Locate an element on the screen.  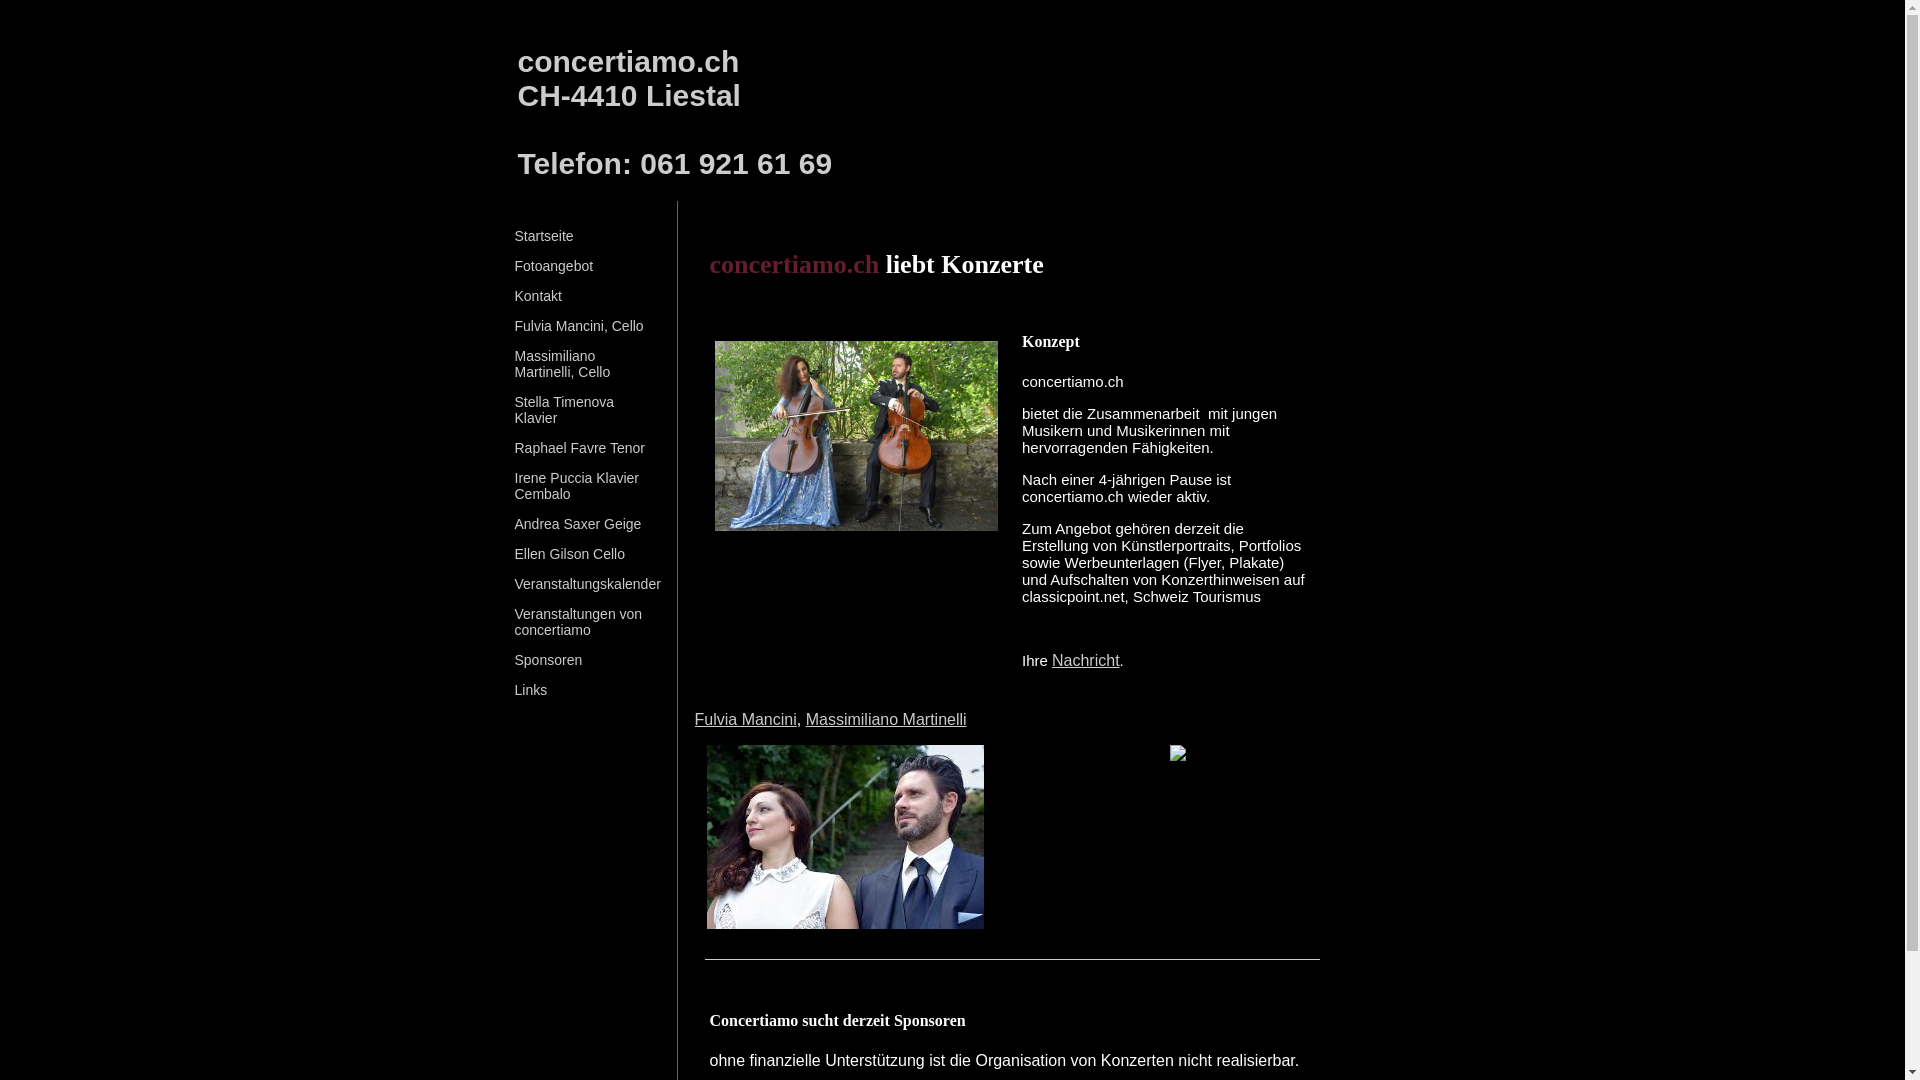
'Sponsoren' is located at coordinates (547, 667).